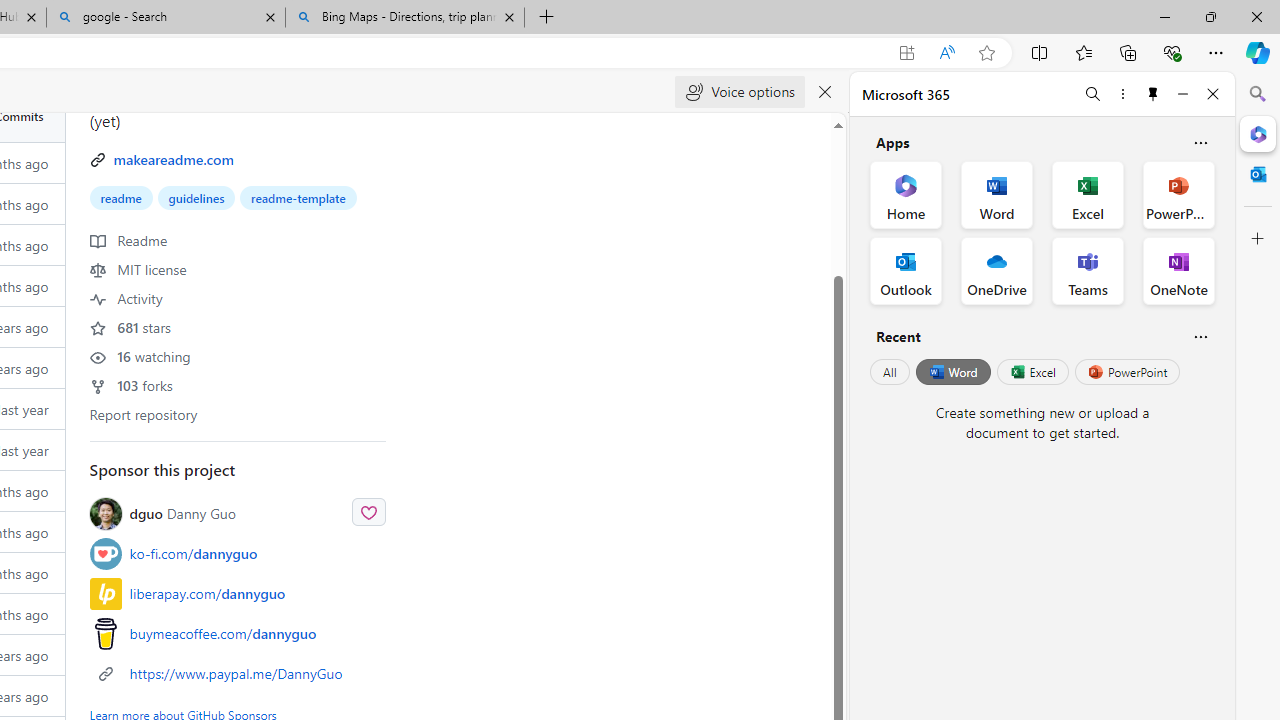  Describe the element at coordinates (139, 355) in the screenshot. I see `'16 watching'` at that location.